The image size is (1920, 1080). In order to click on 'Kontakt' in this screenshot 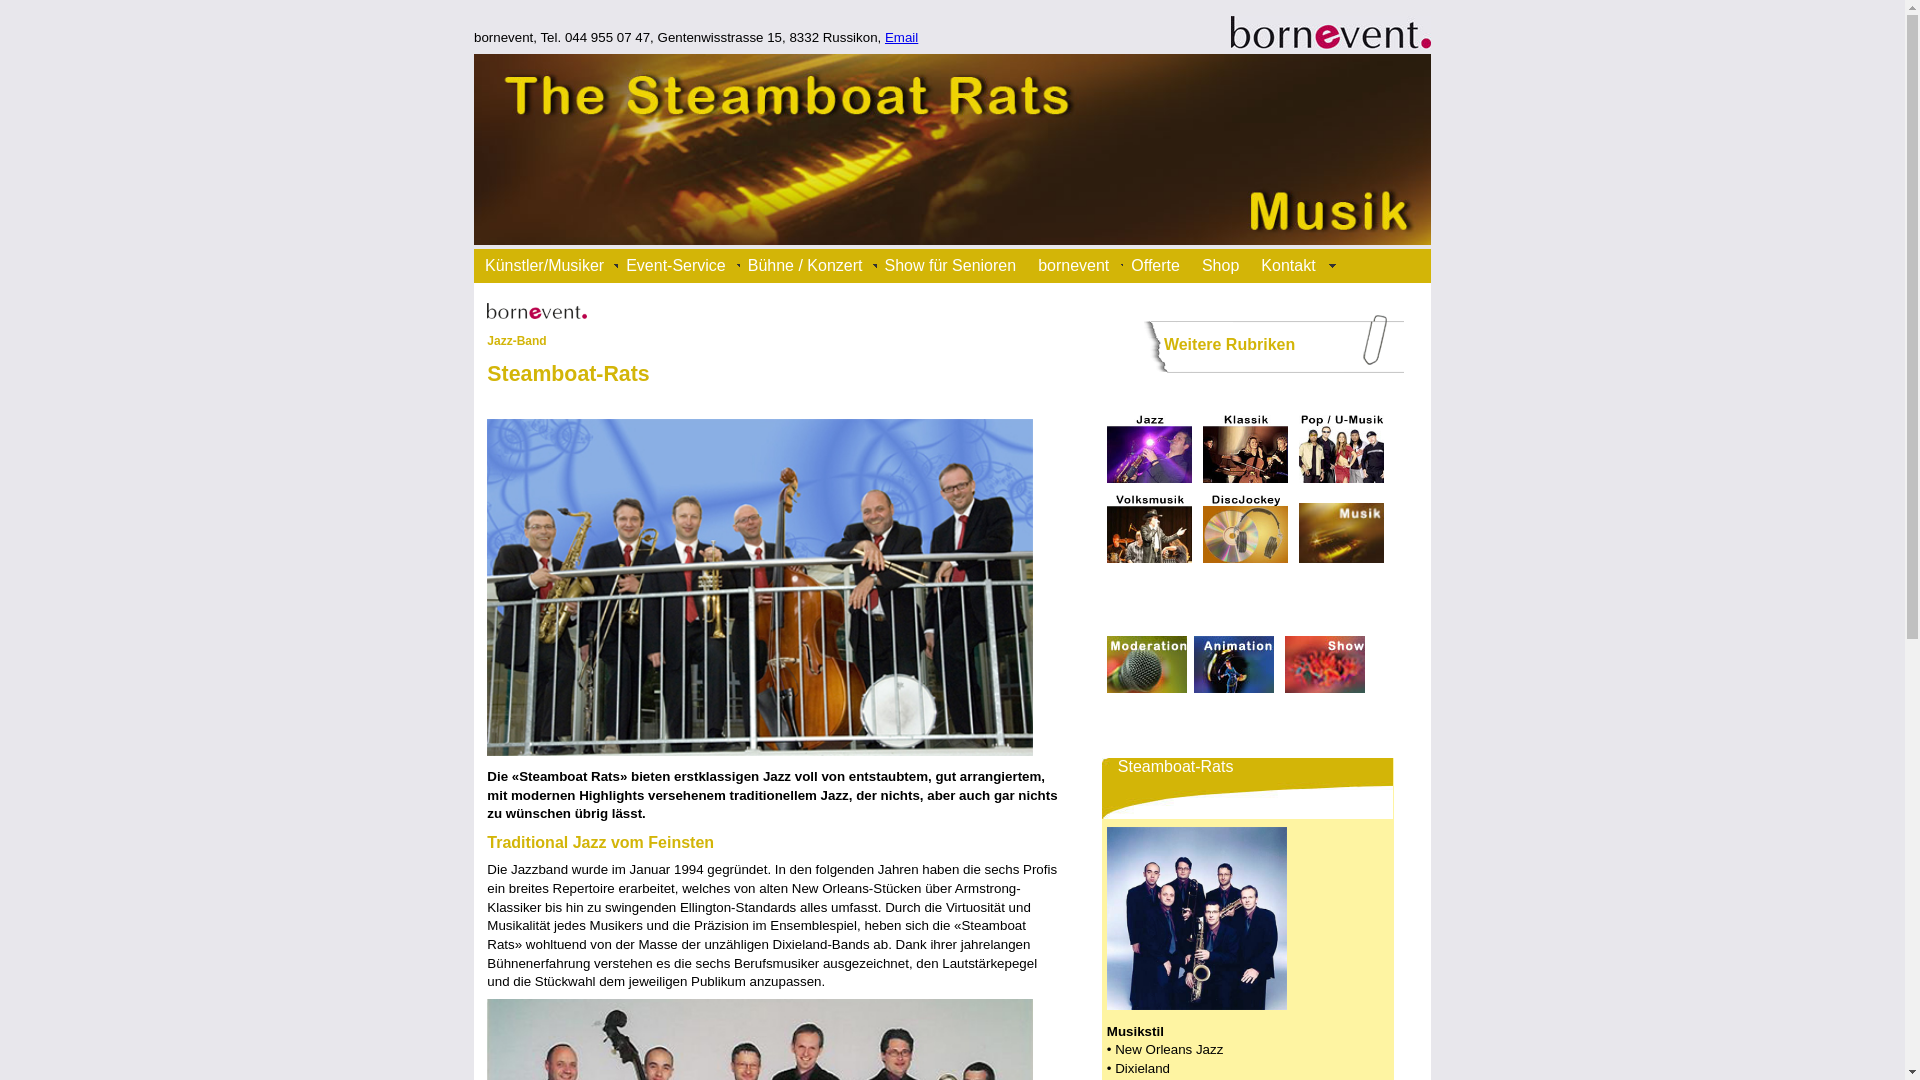, I will do `click(1296, 265)`.